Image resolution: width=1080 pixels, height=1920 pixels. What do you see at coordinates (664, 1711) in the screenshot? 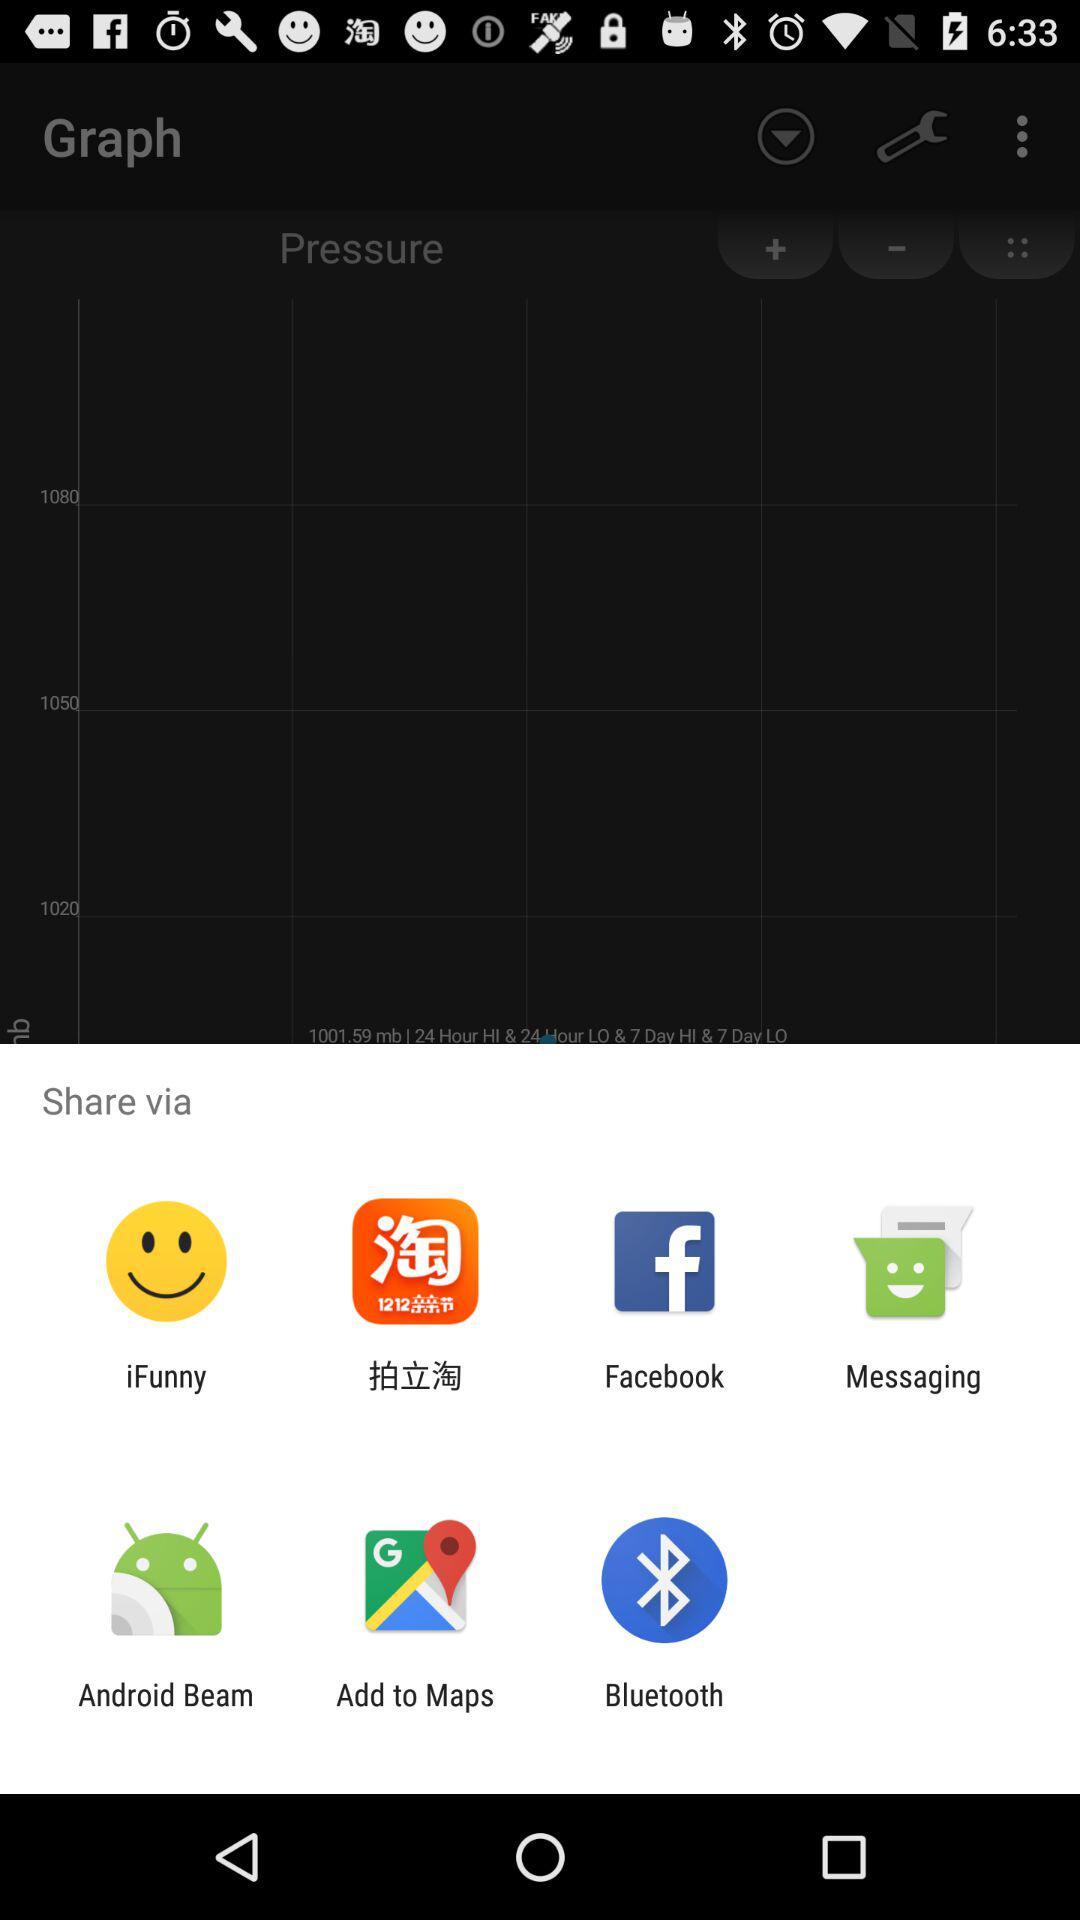
I see `the app next to the add to maps item` at bounding box center [664, 1711].